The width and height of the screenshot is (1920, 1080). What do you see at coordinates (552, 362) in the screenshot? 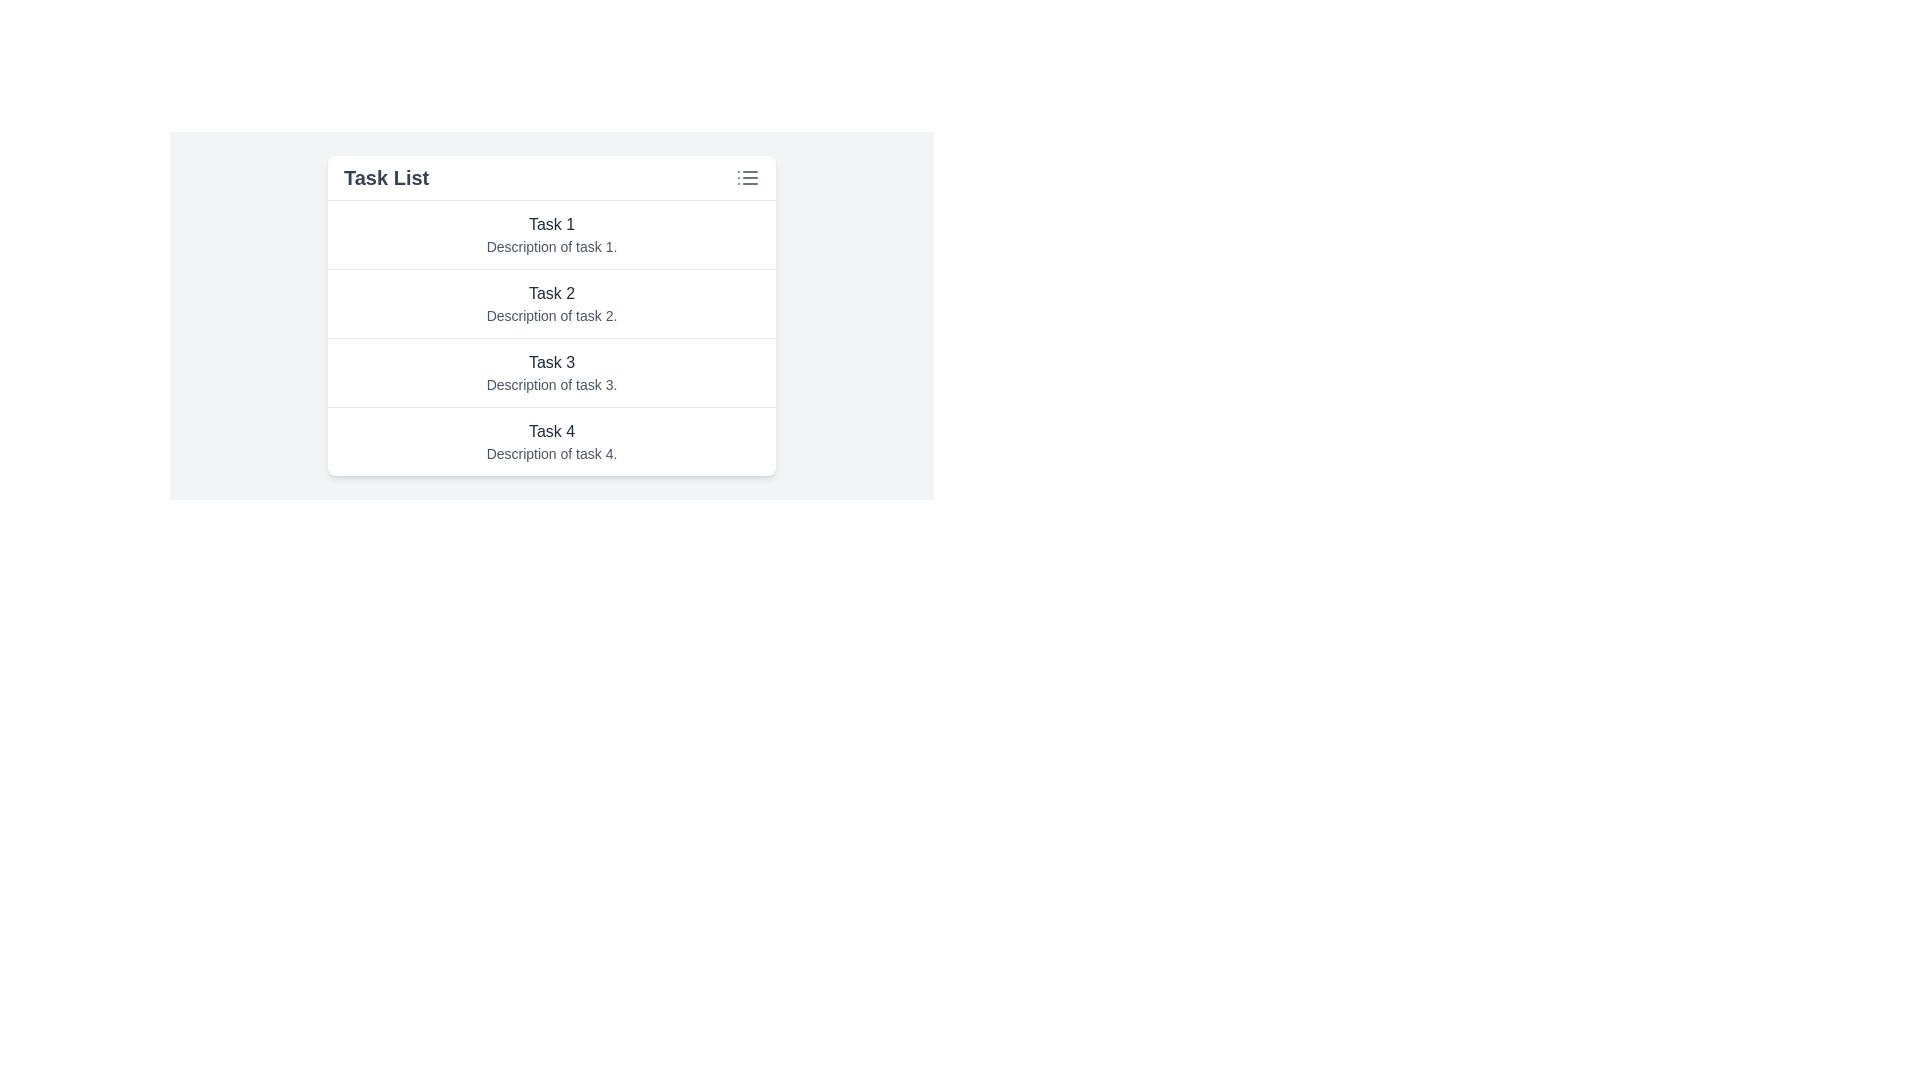
I see `the text label 'Task 3' which is styled prominently in gray, indicating it is the title of the third task in the 'Task List'` at bounding box center [552, 362].